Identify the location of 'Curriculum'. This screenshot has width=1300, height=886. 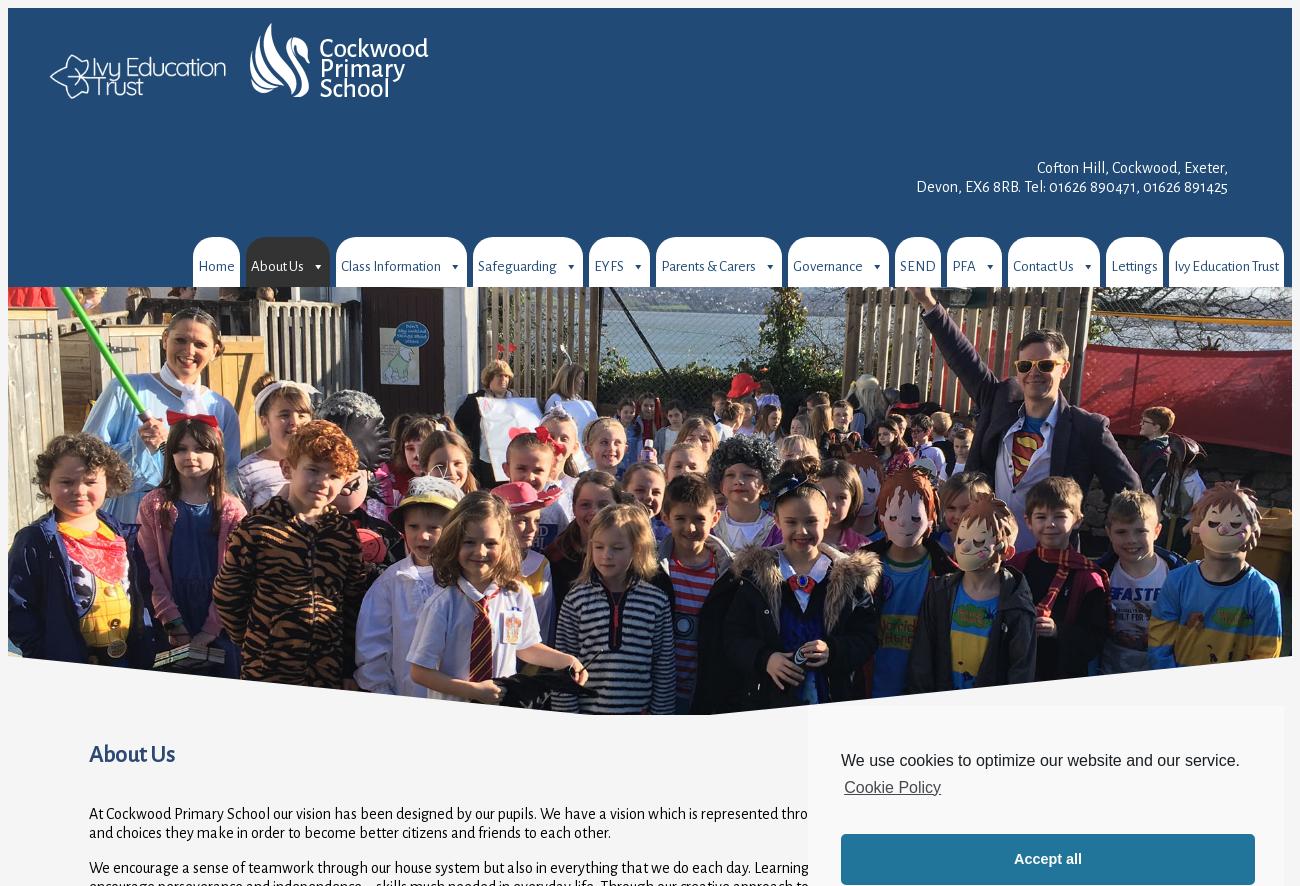
(283, 384).